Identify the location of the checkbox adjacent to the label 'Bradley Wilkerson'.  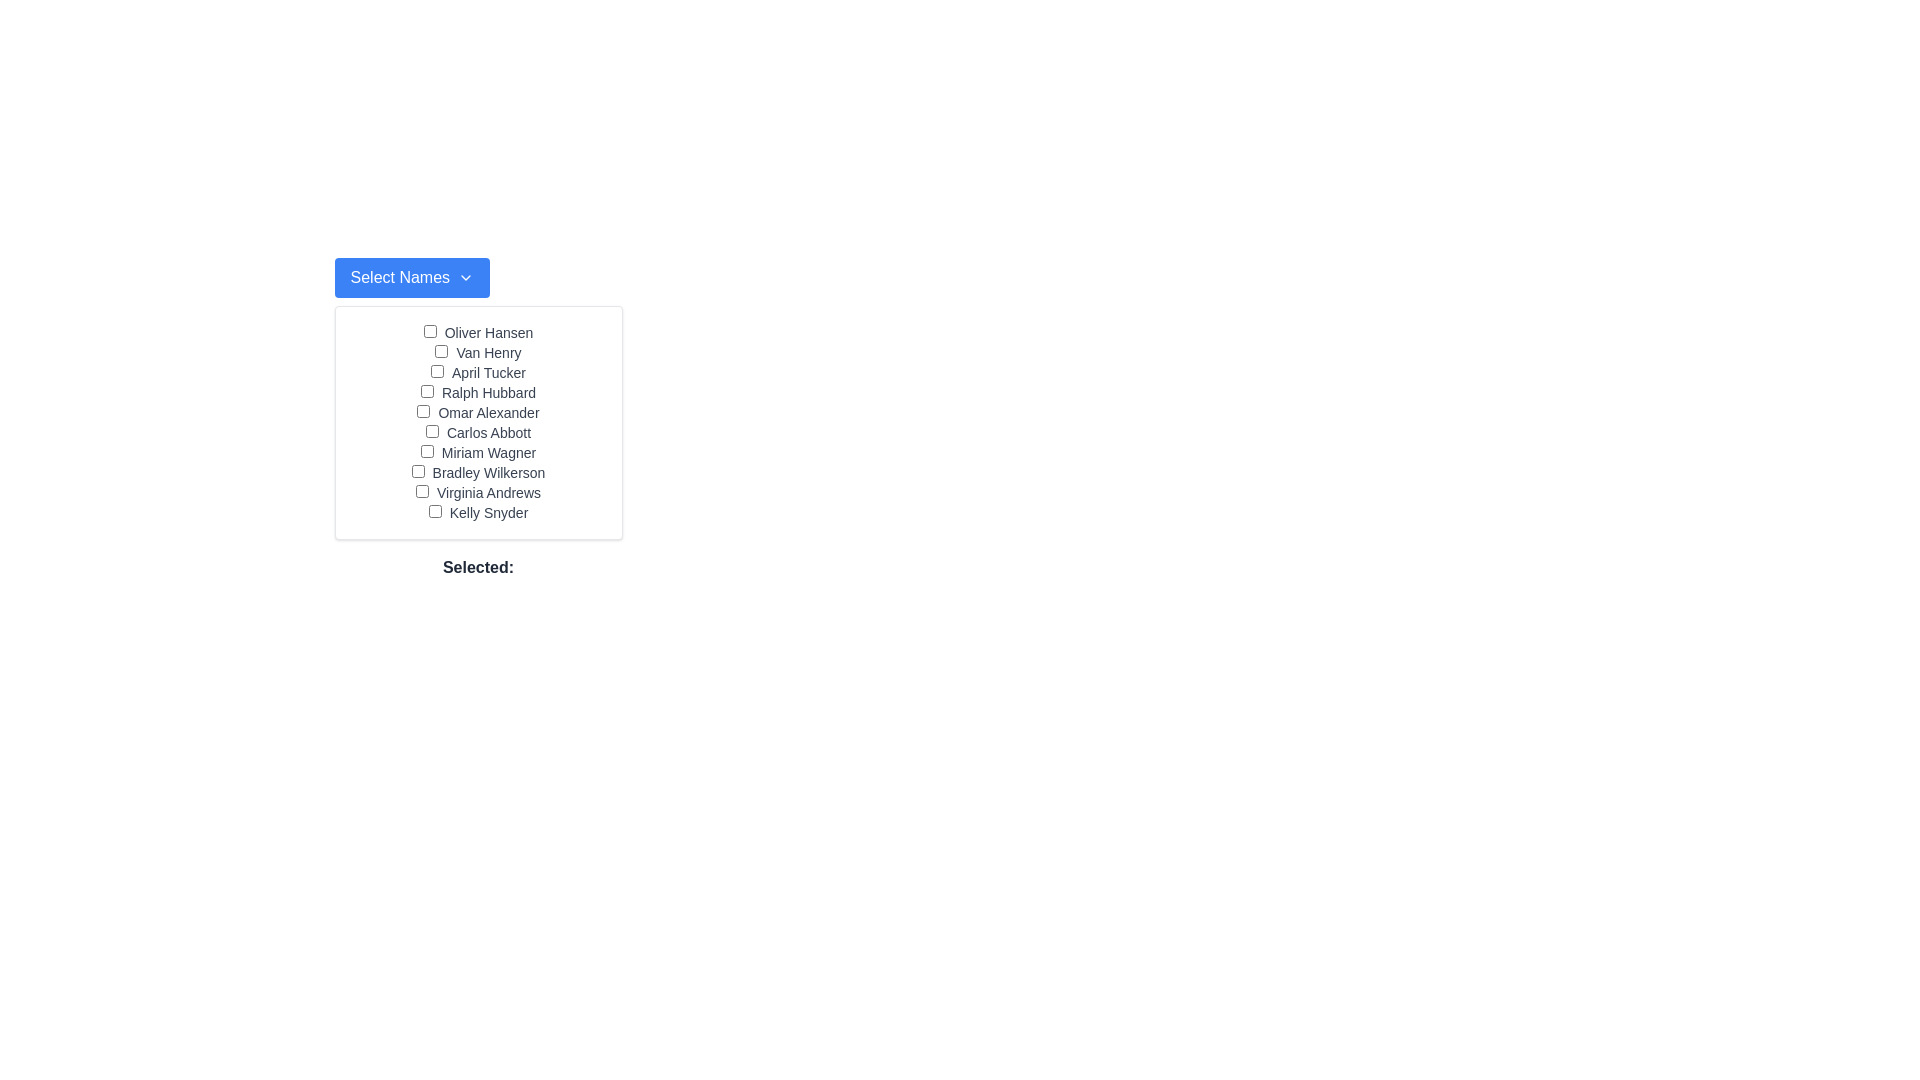
(416, 471).